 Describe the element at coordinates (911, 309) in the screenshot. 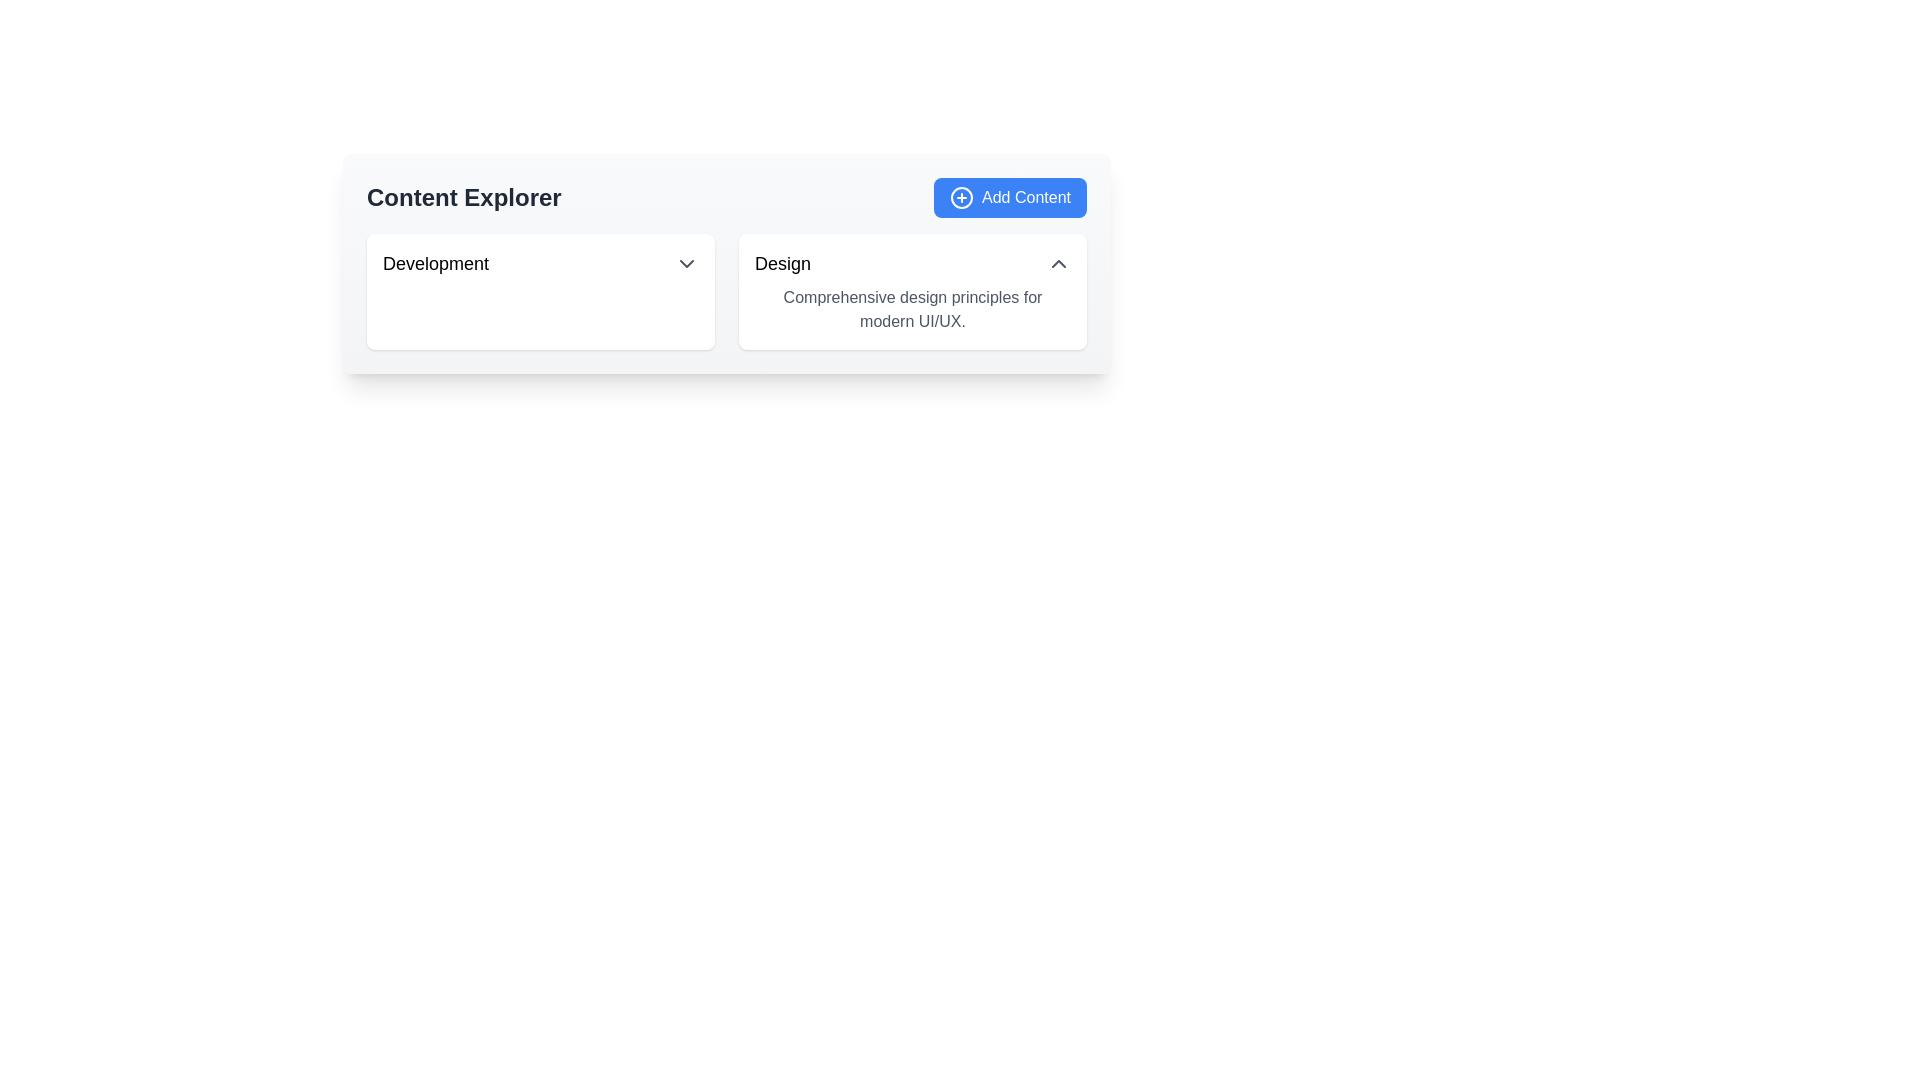

I see `the text block displaying 'Comprehensive design principles for modern UI/UX', which is styled in a smaller gray font and positioned below the header element labeled 'Design'` at that location.